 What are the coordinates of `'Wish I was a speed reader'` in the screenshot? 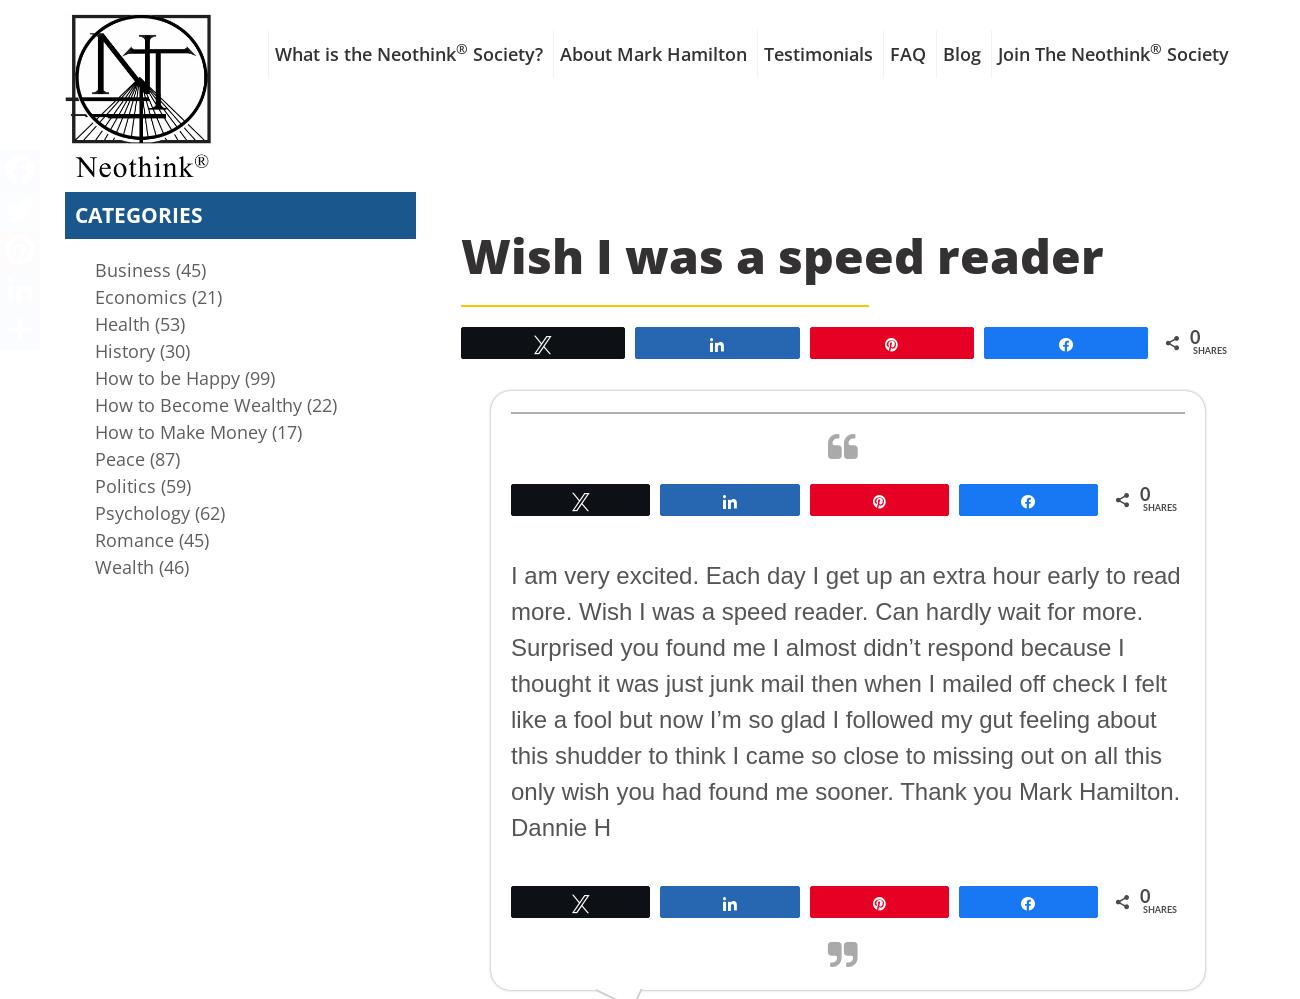 It's located at (459, 255).